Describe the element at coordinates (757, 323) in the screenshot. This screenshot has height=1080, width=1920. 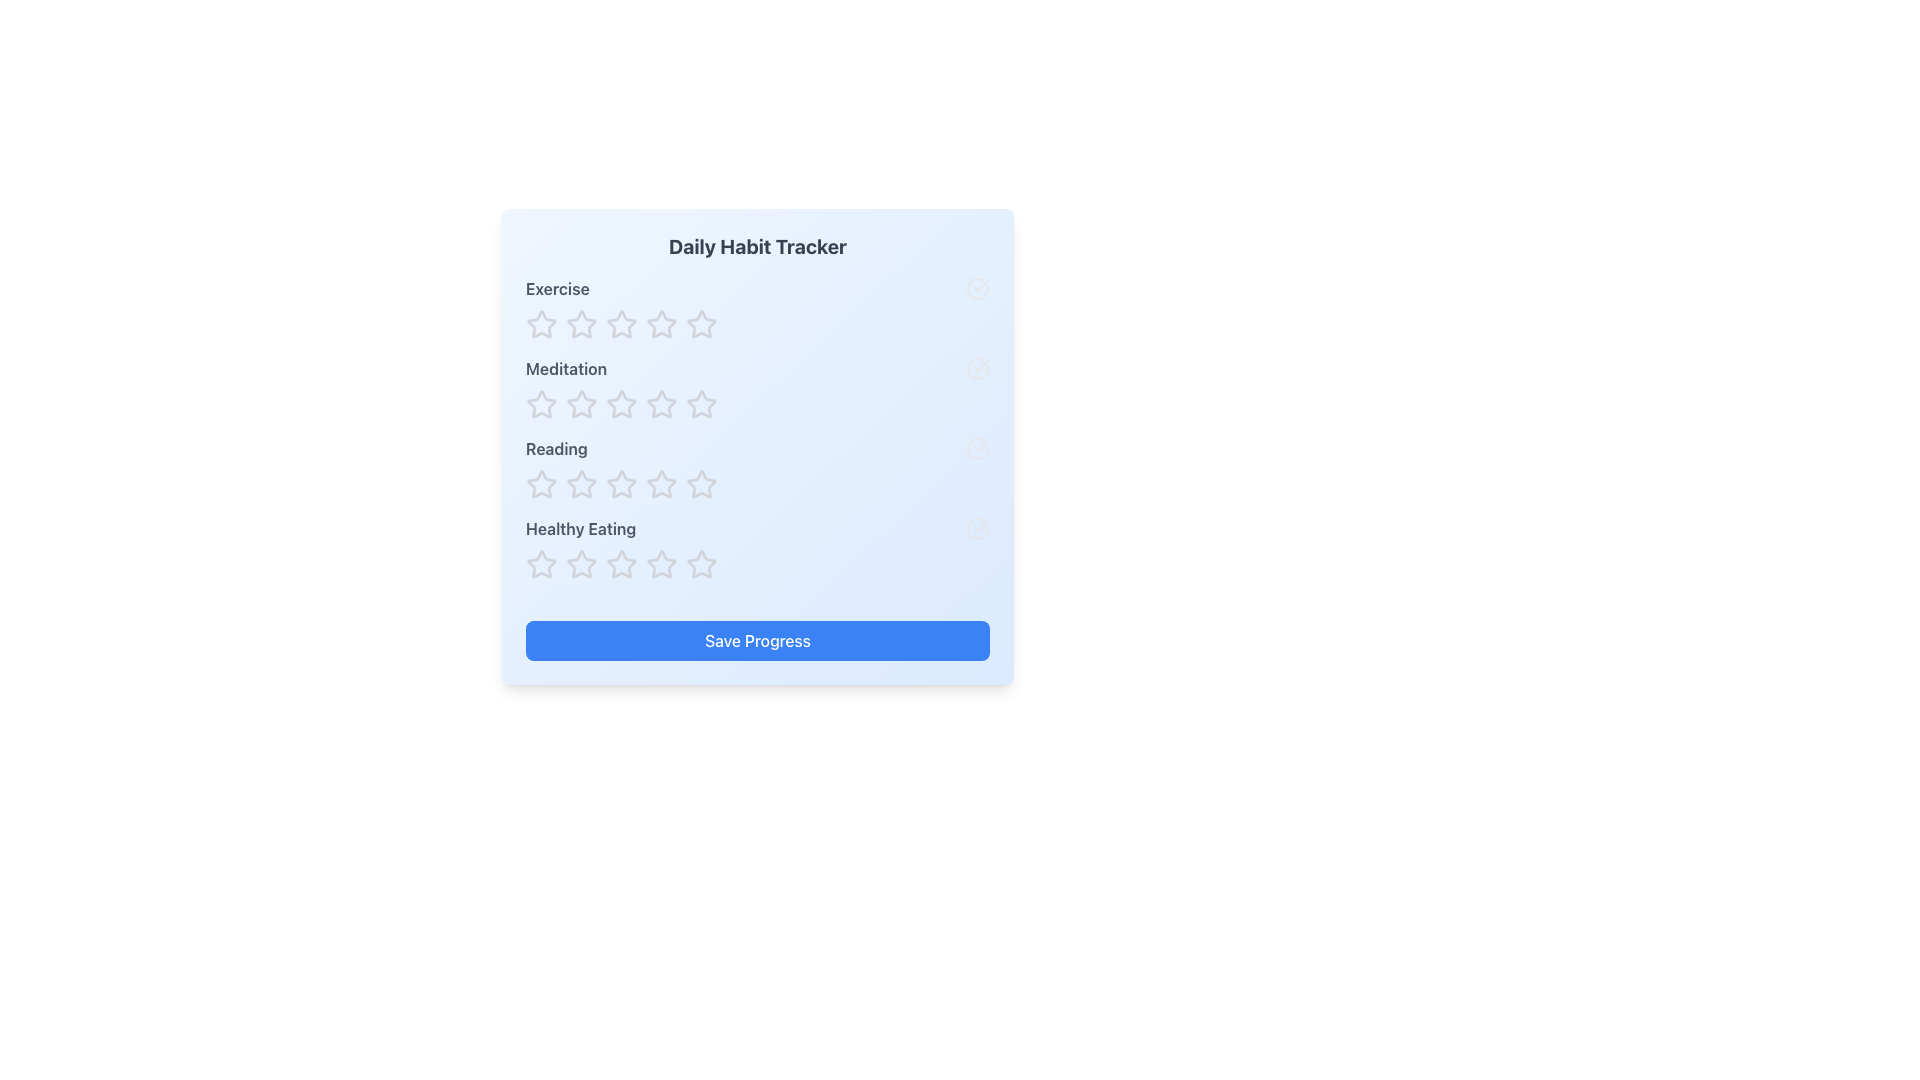
I see `across the first row of star icons in the Rating component under the 'Exercise' label` at that location.